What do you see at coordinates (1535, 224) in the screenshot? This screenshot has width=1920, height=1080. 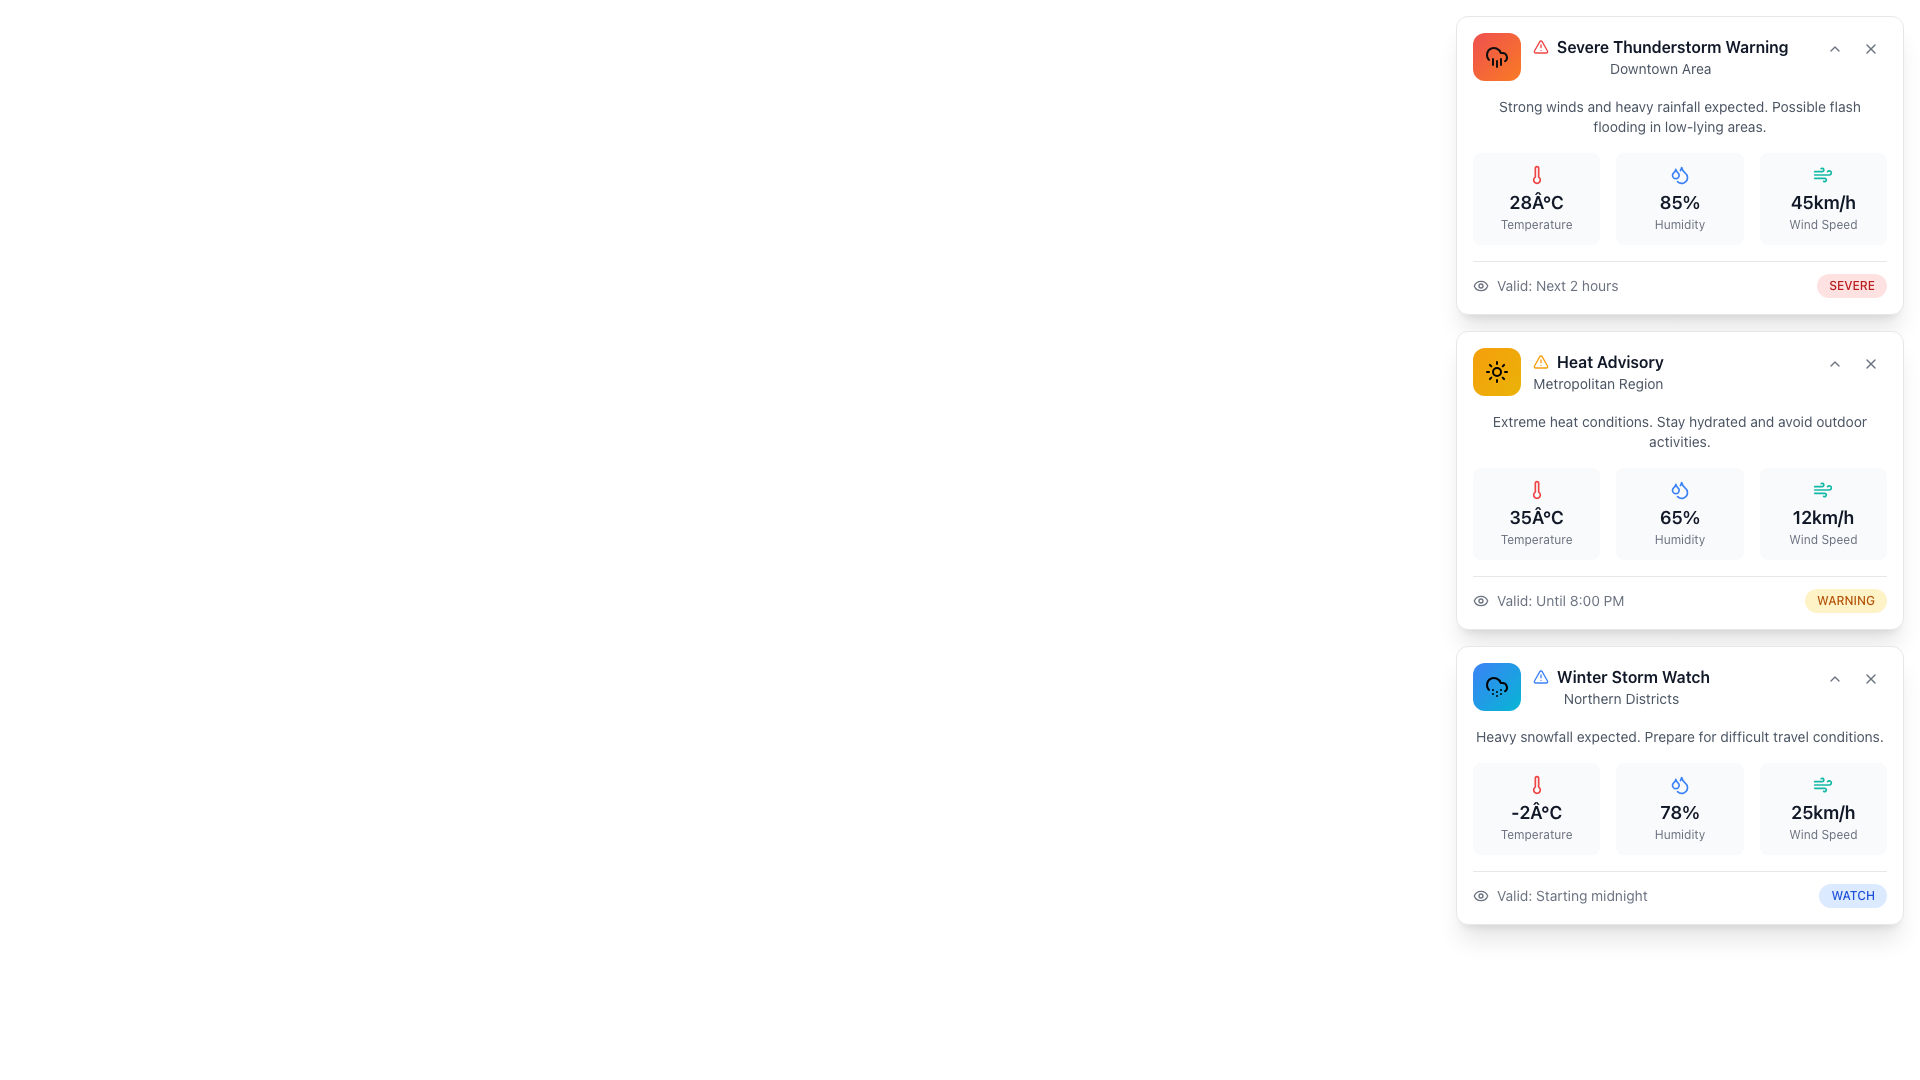 I see `the text label displaying 'Temperature' in a grayish tone, located below the temperature display (28°C) within the weather information card` at bounding box center [1535, 224].